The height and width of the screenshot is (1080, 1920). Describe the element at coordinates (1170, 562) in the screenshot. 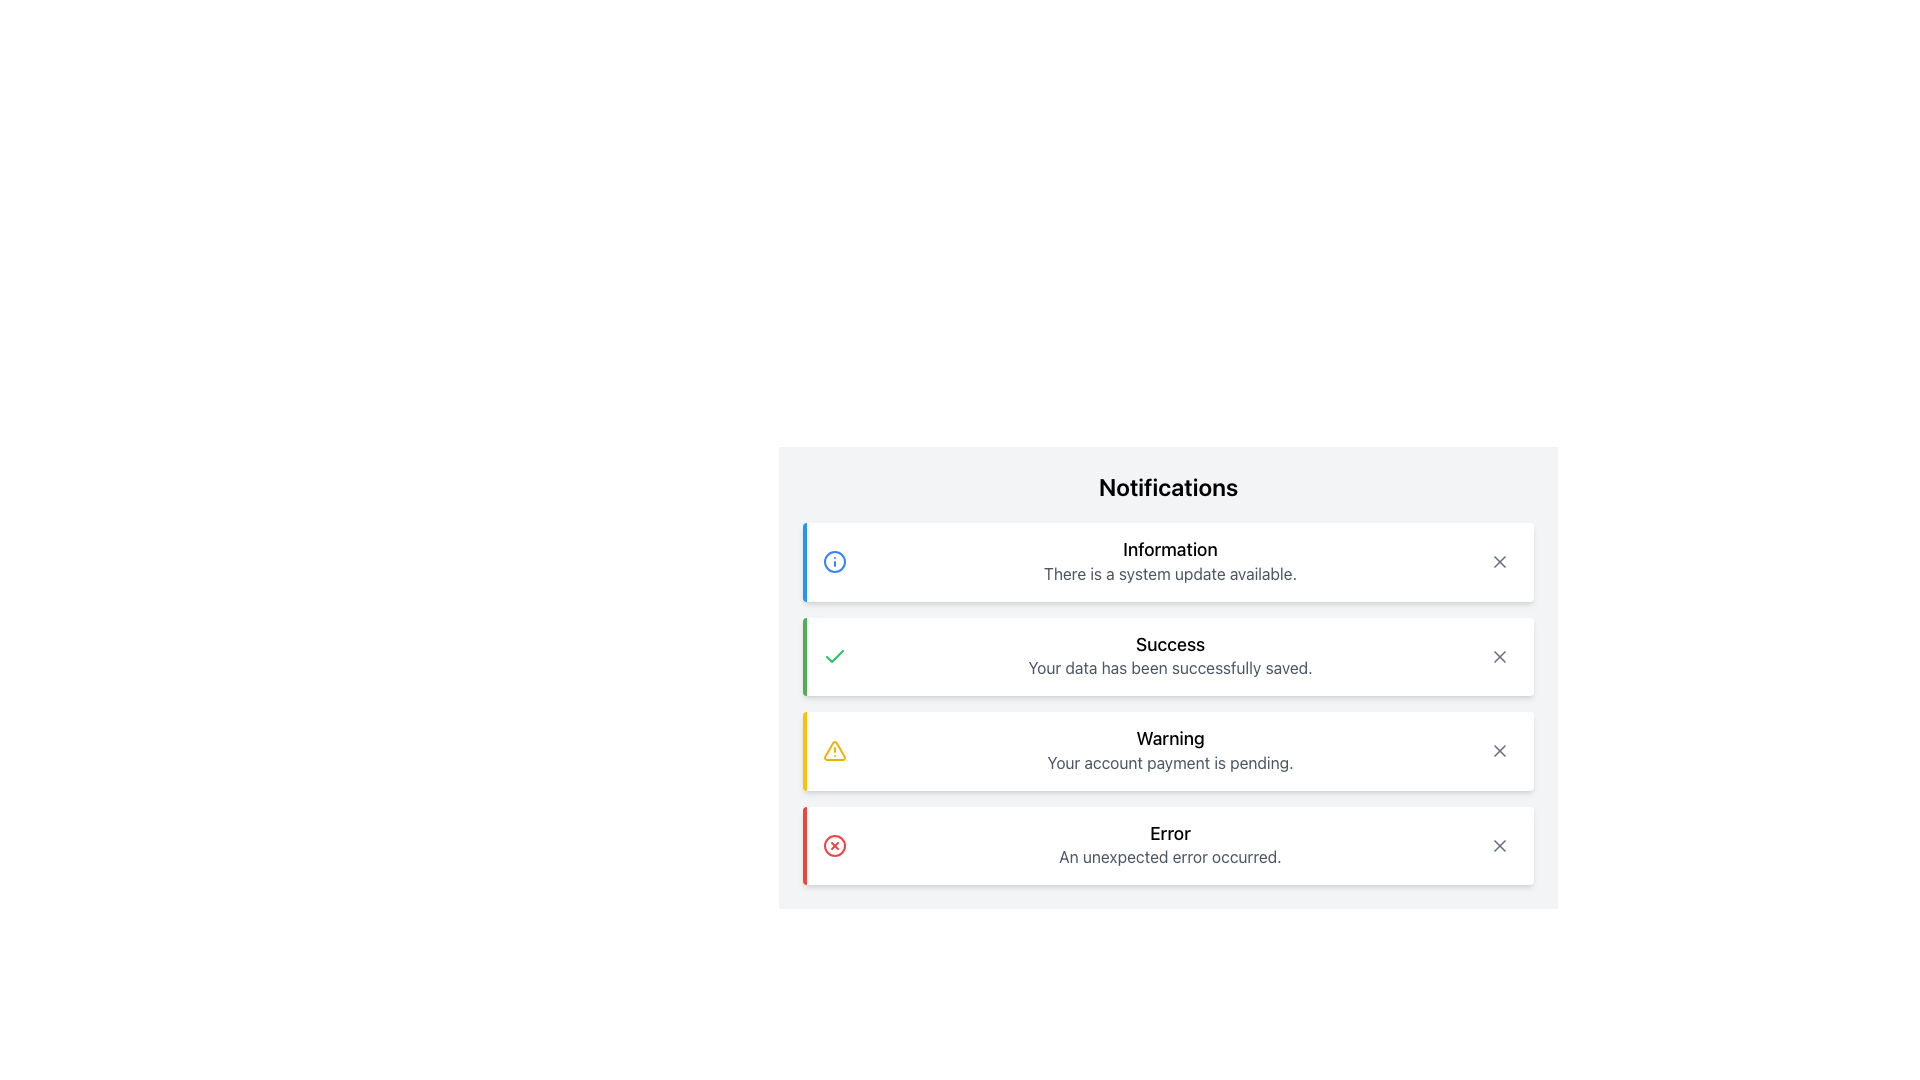

I see `the 'Information' text block that contains a bolded title and a subtitle indicating a system update, located near the top of the notification list` at that location.